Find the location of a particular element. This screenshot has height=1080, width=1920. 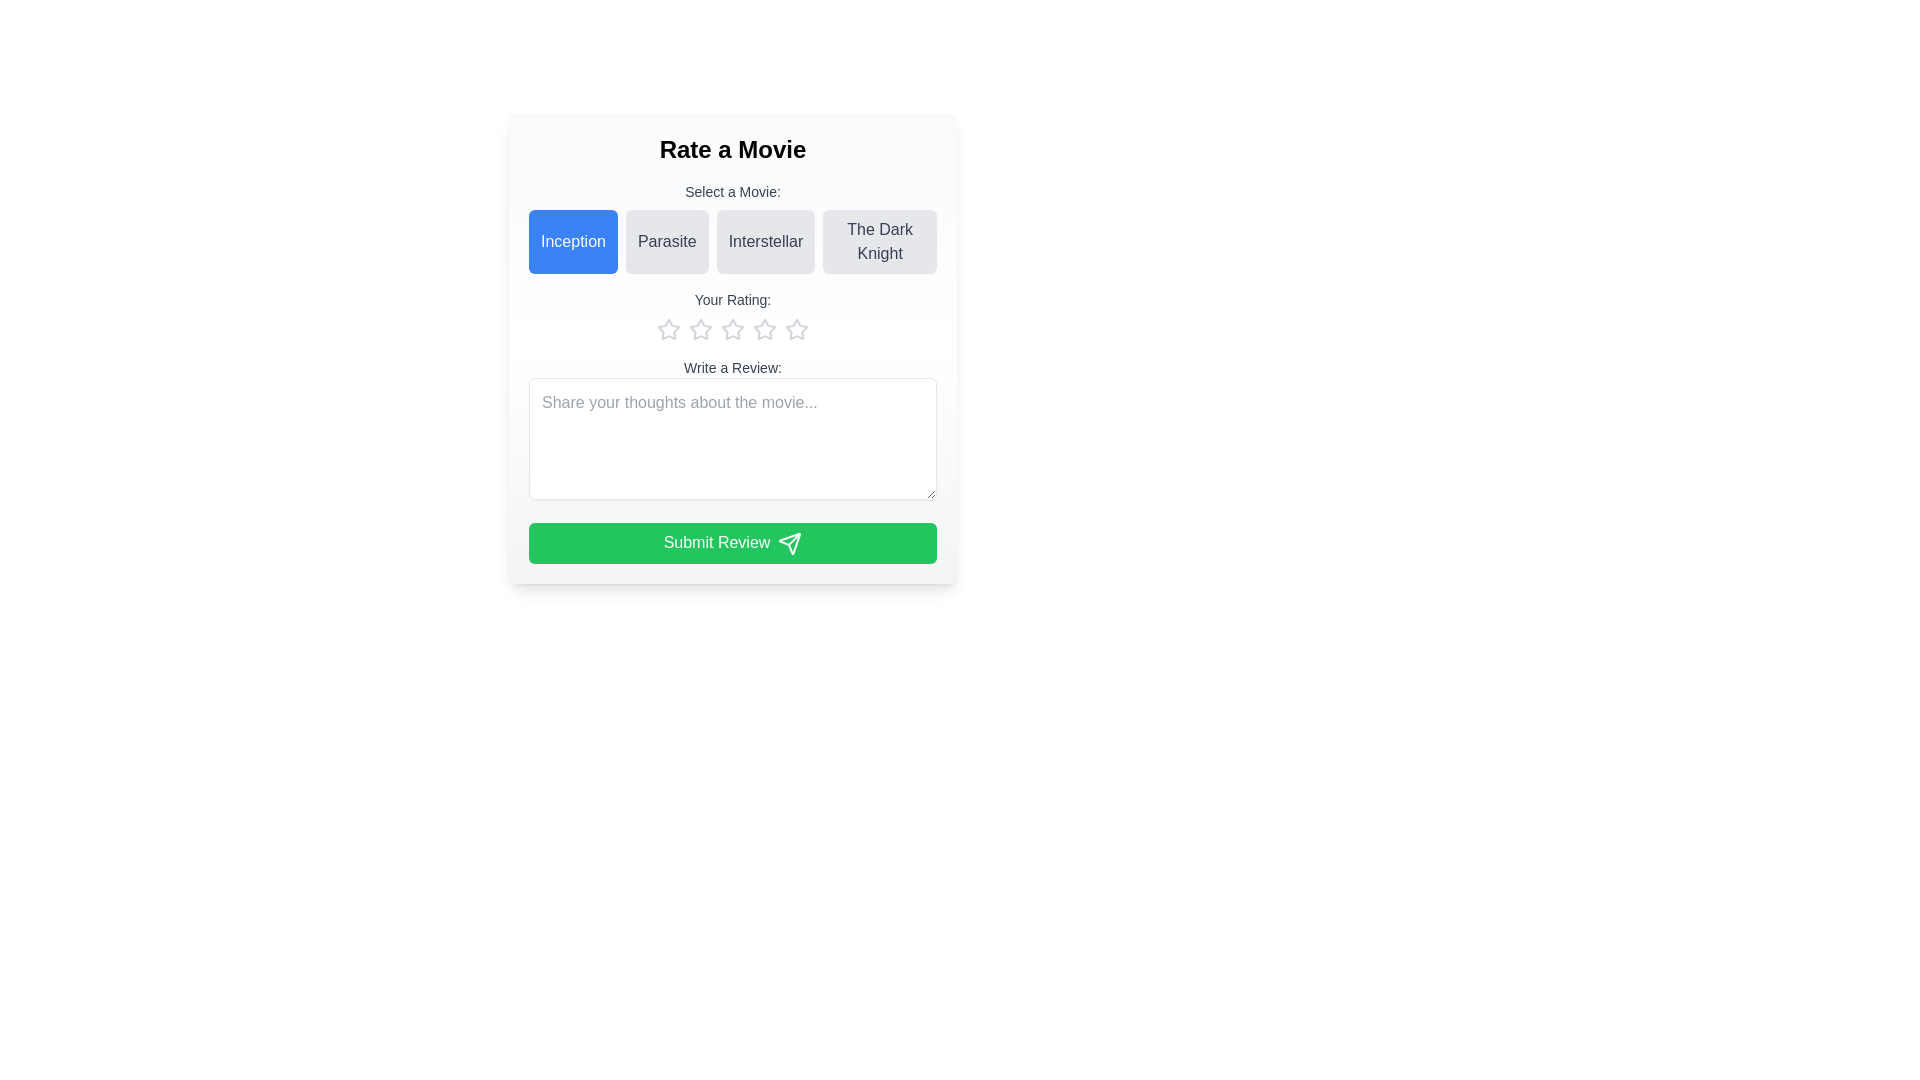

the third star icon in the series of five rating stars is located at coordinates (700, 329).